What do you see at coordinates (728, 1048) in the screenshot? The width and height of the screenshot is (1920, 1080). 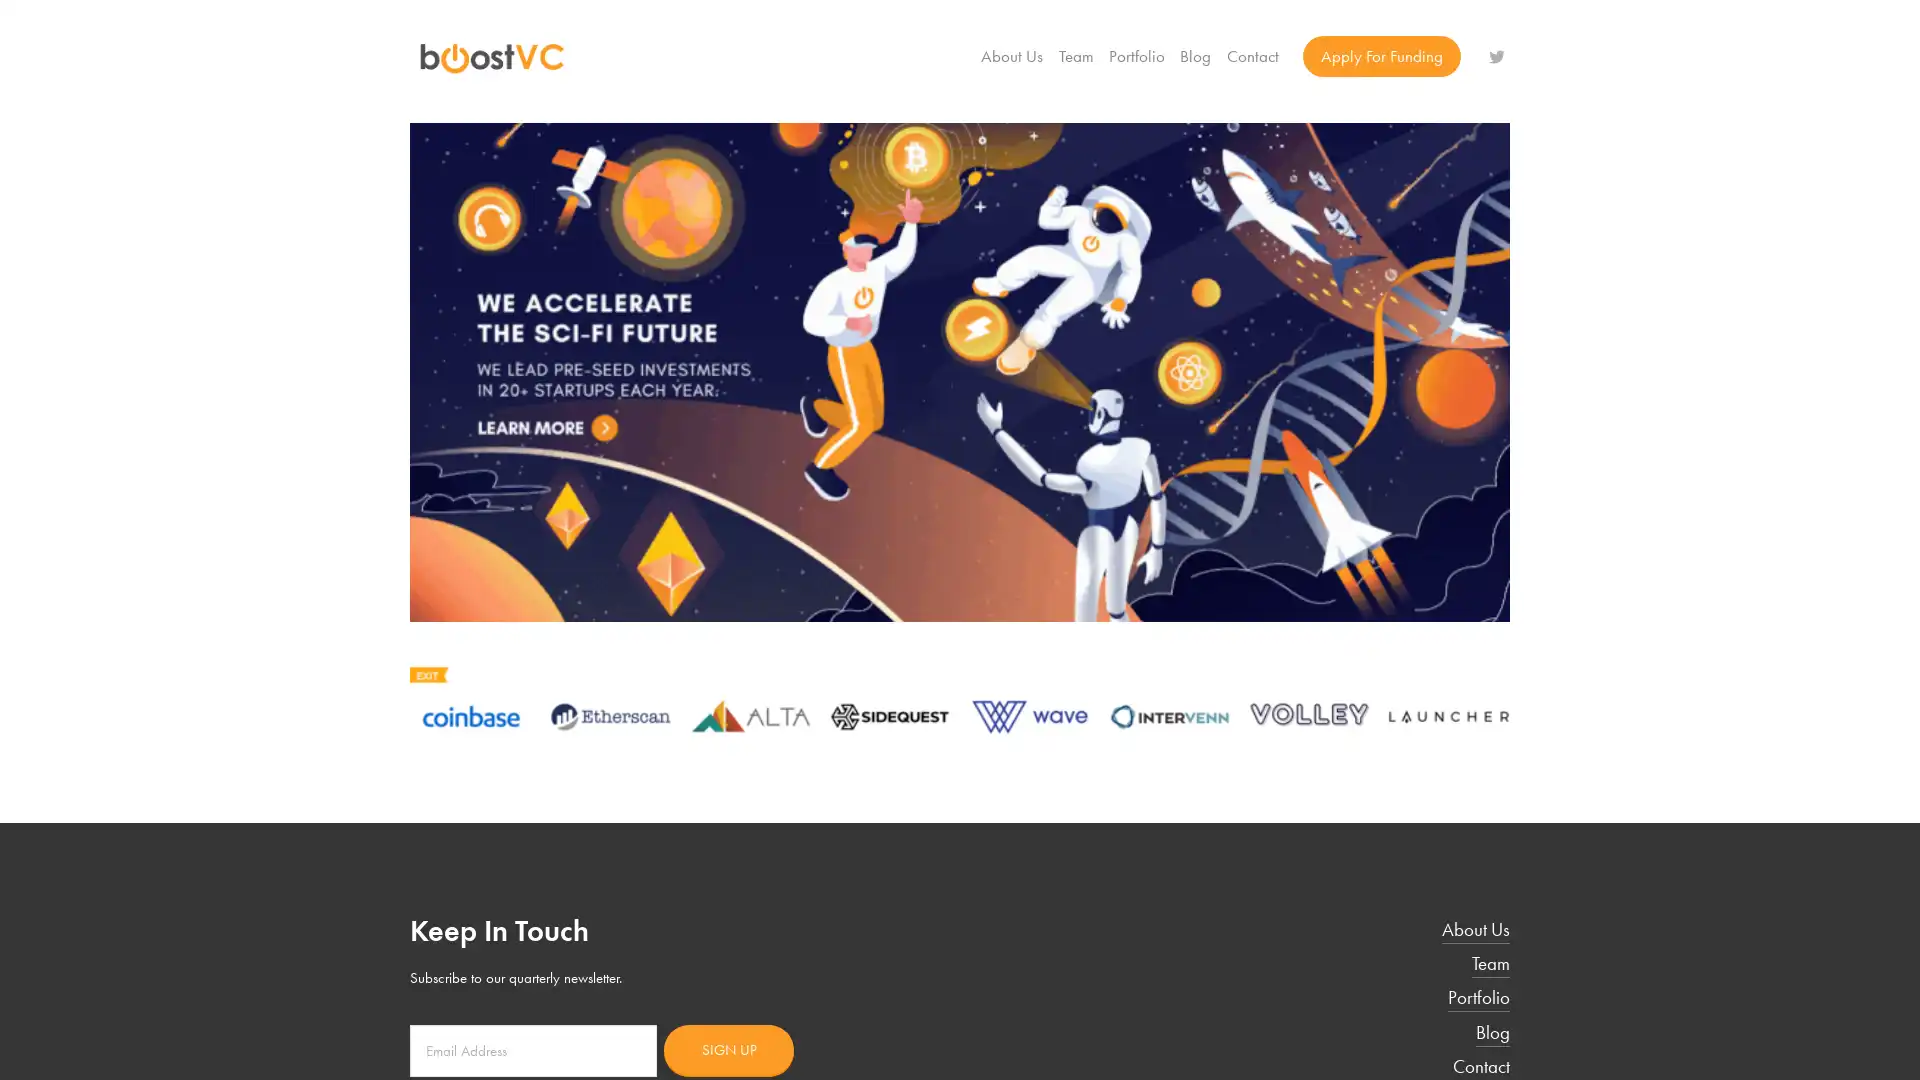 I see `SIGN UP` at bounding box center [728, 1048].